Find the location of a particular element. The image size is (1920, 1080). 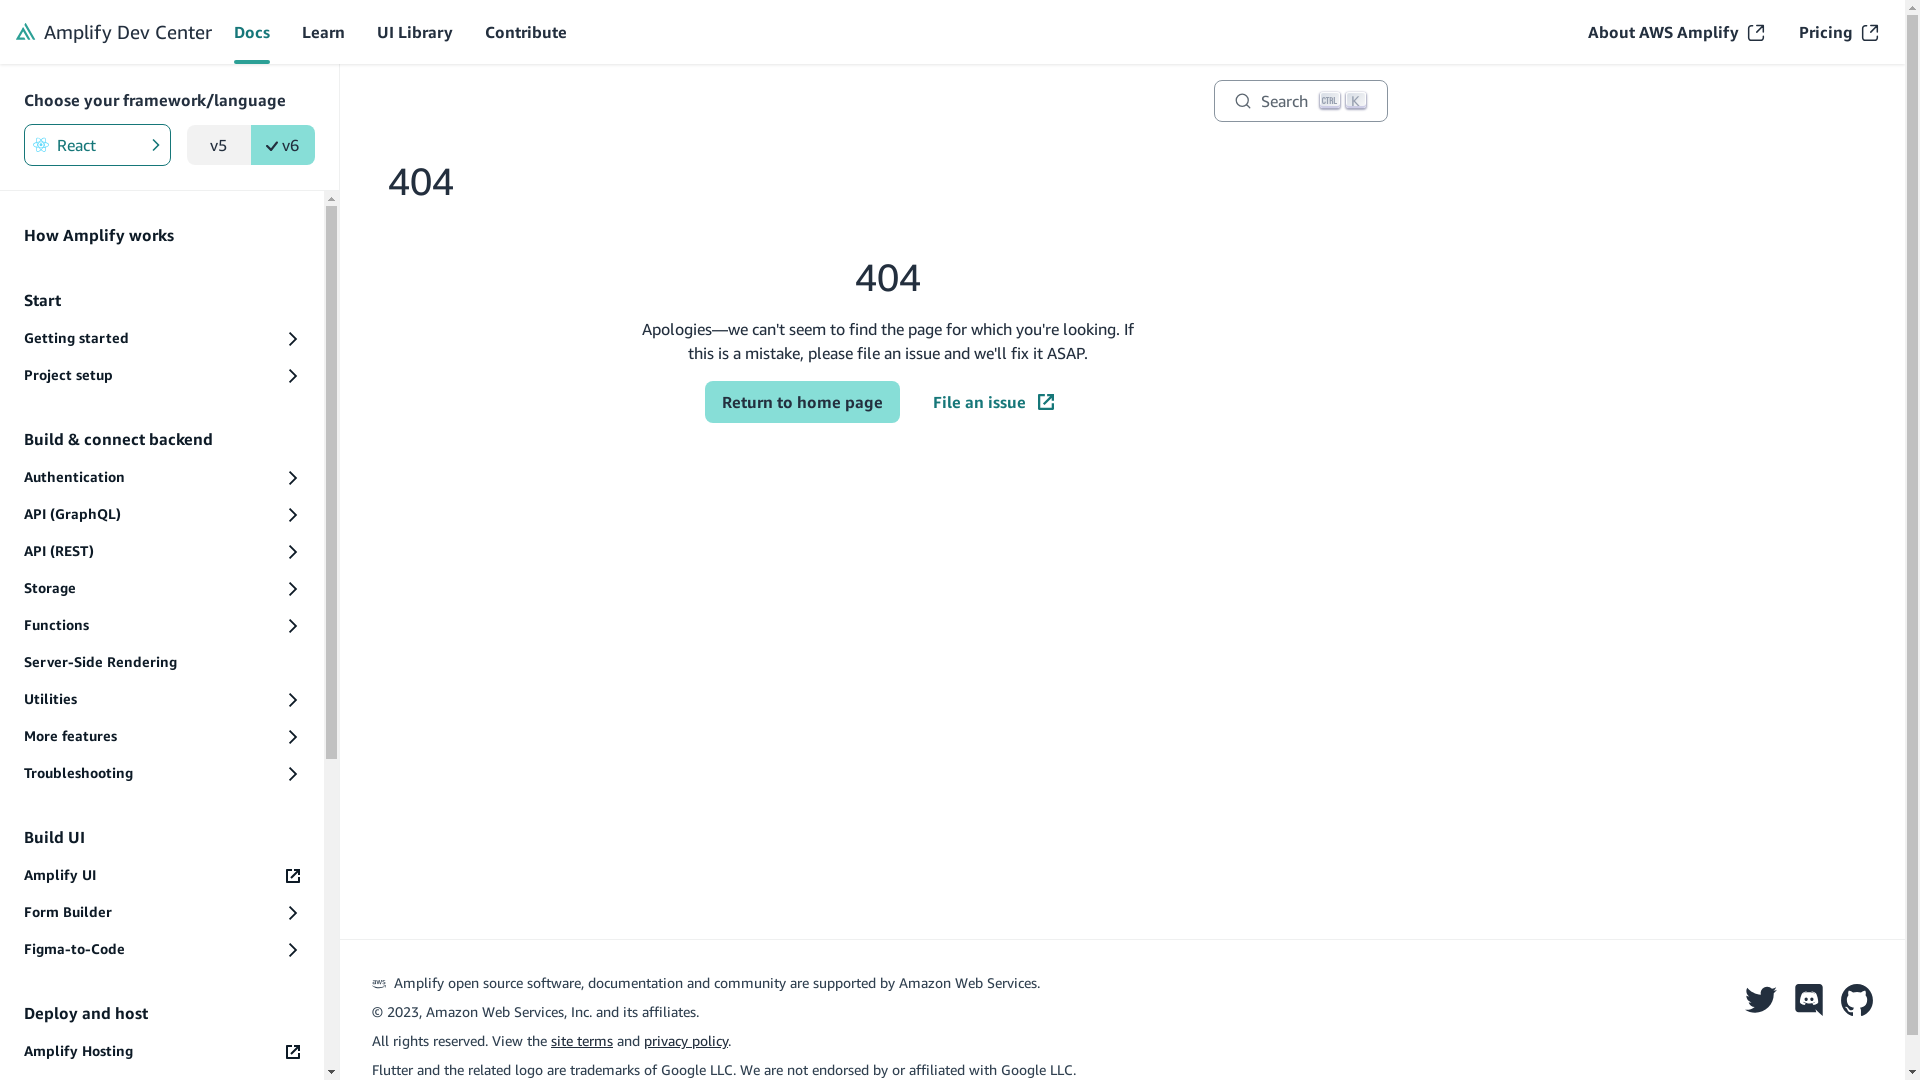

'Discord' is located at coordinates (1809, 995).